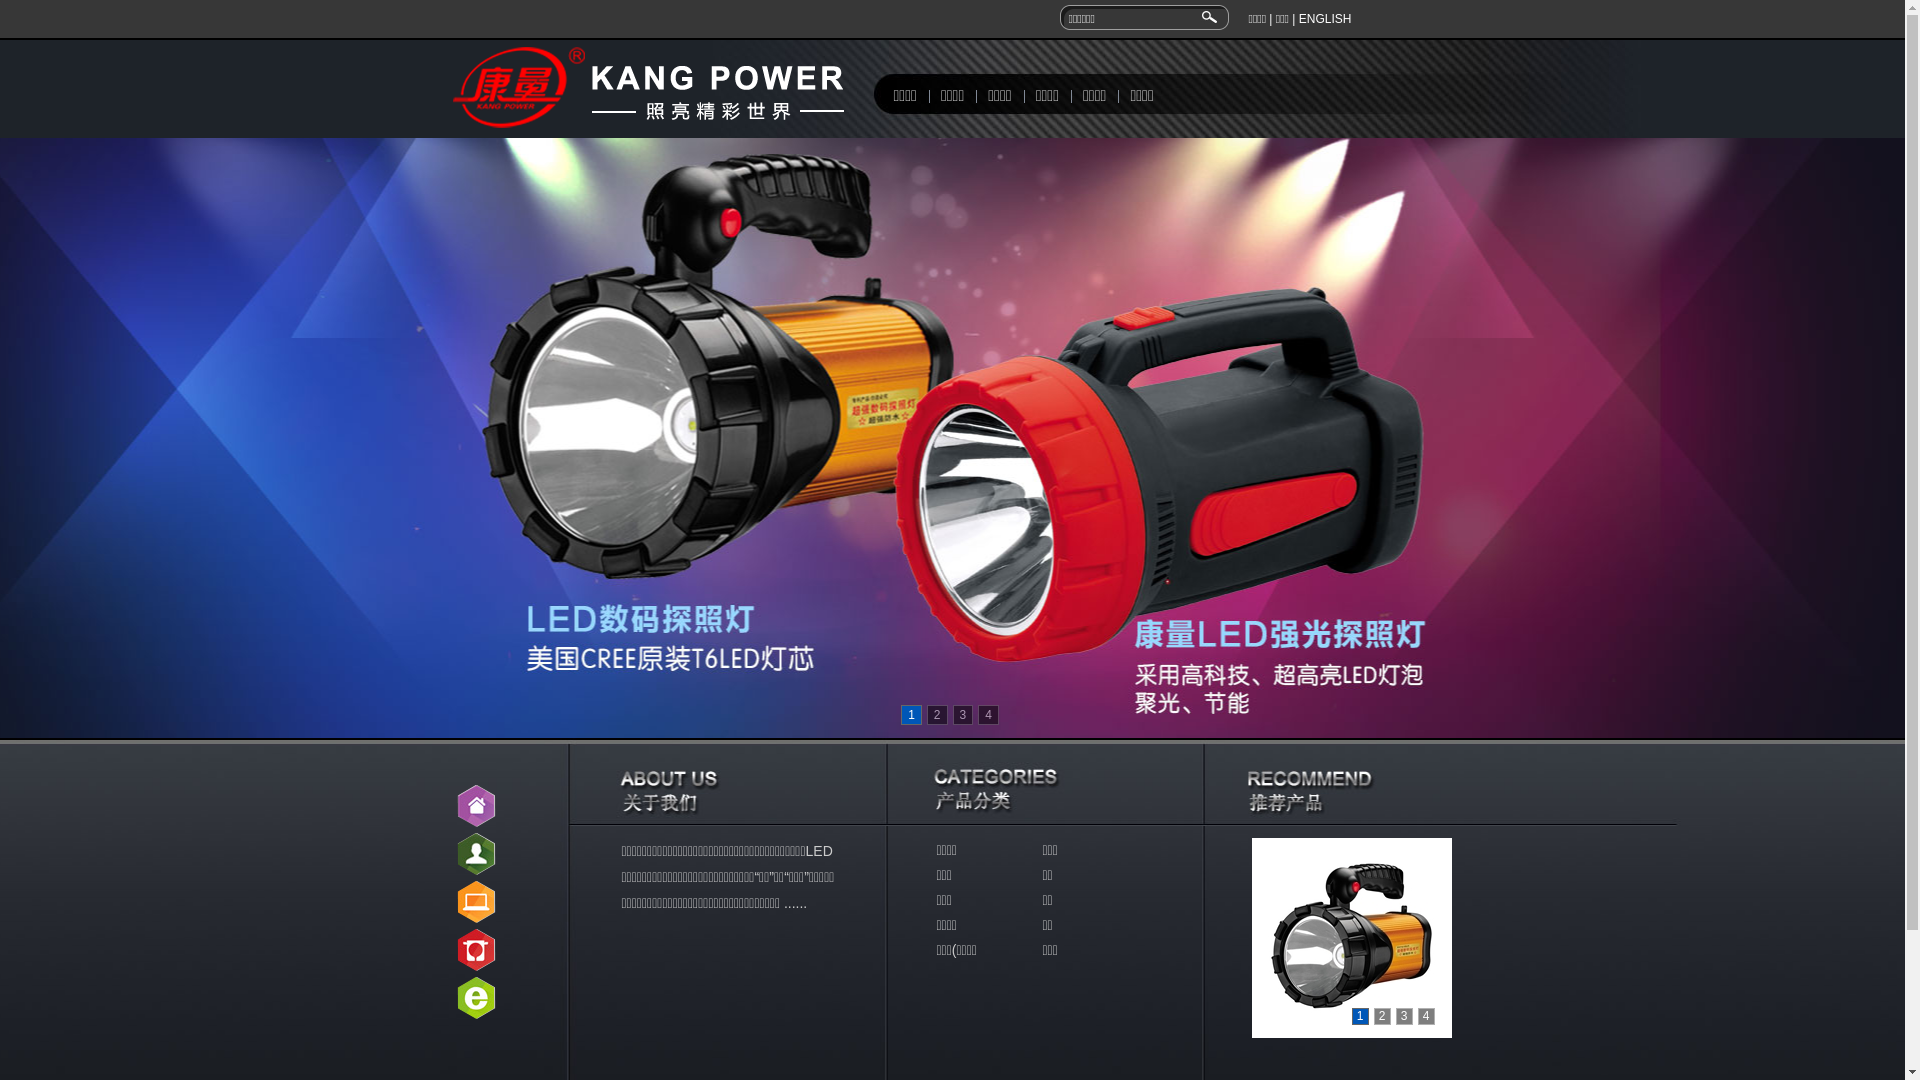  Describe the element at coordinates (936, 713) in the screenshot. I see `'2'` at that location.